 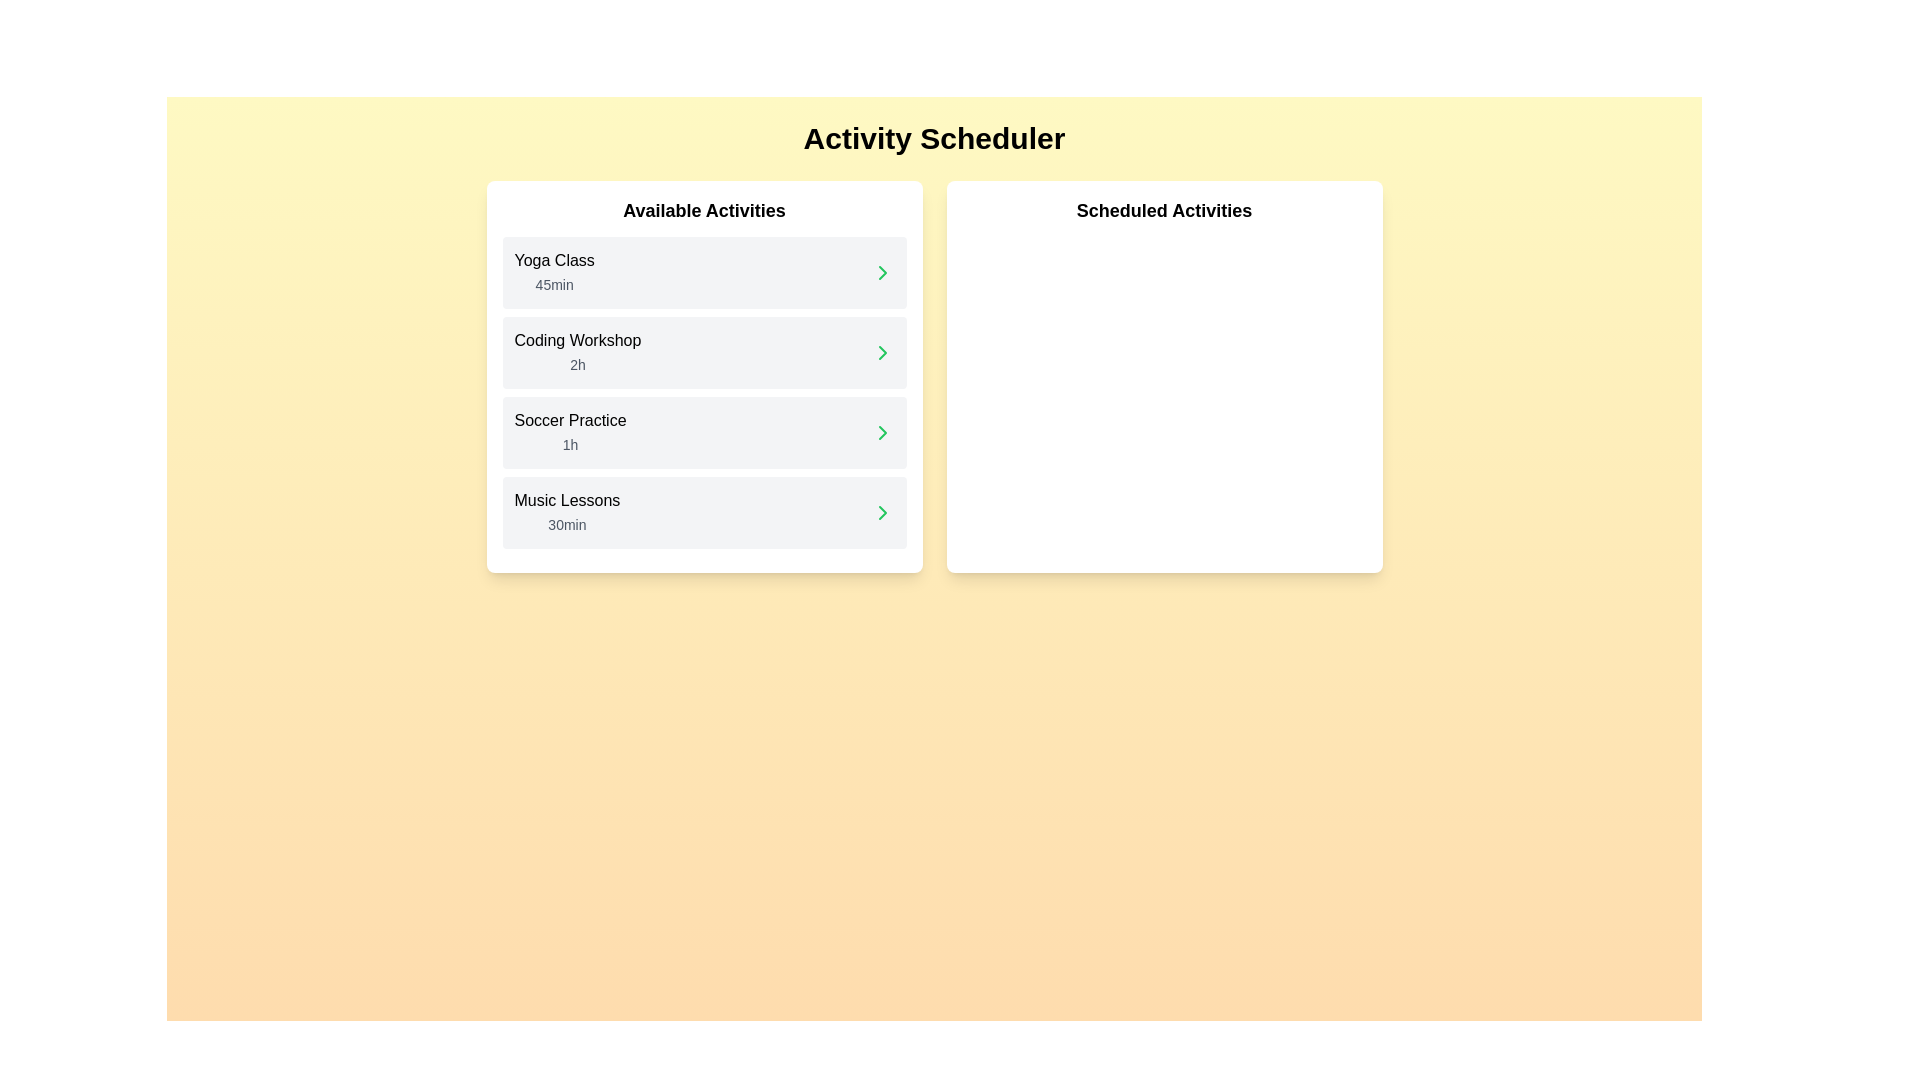 What do you see at coordinates (881, 512) in the screenshot?
I see `the chevron icon next to the activity Music Lessons to schedule it` at bounding box center [881, 512].